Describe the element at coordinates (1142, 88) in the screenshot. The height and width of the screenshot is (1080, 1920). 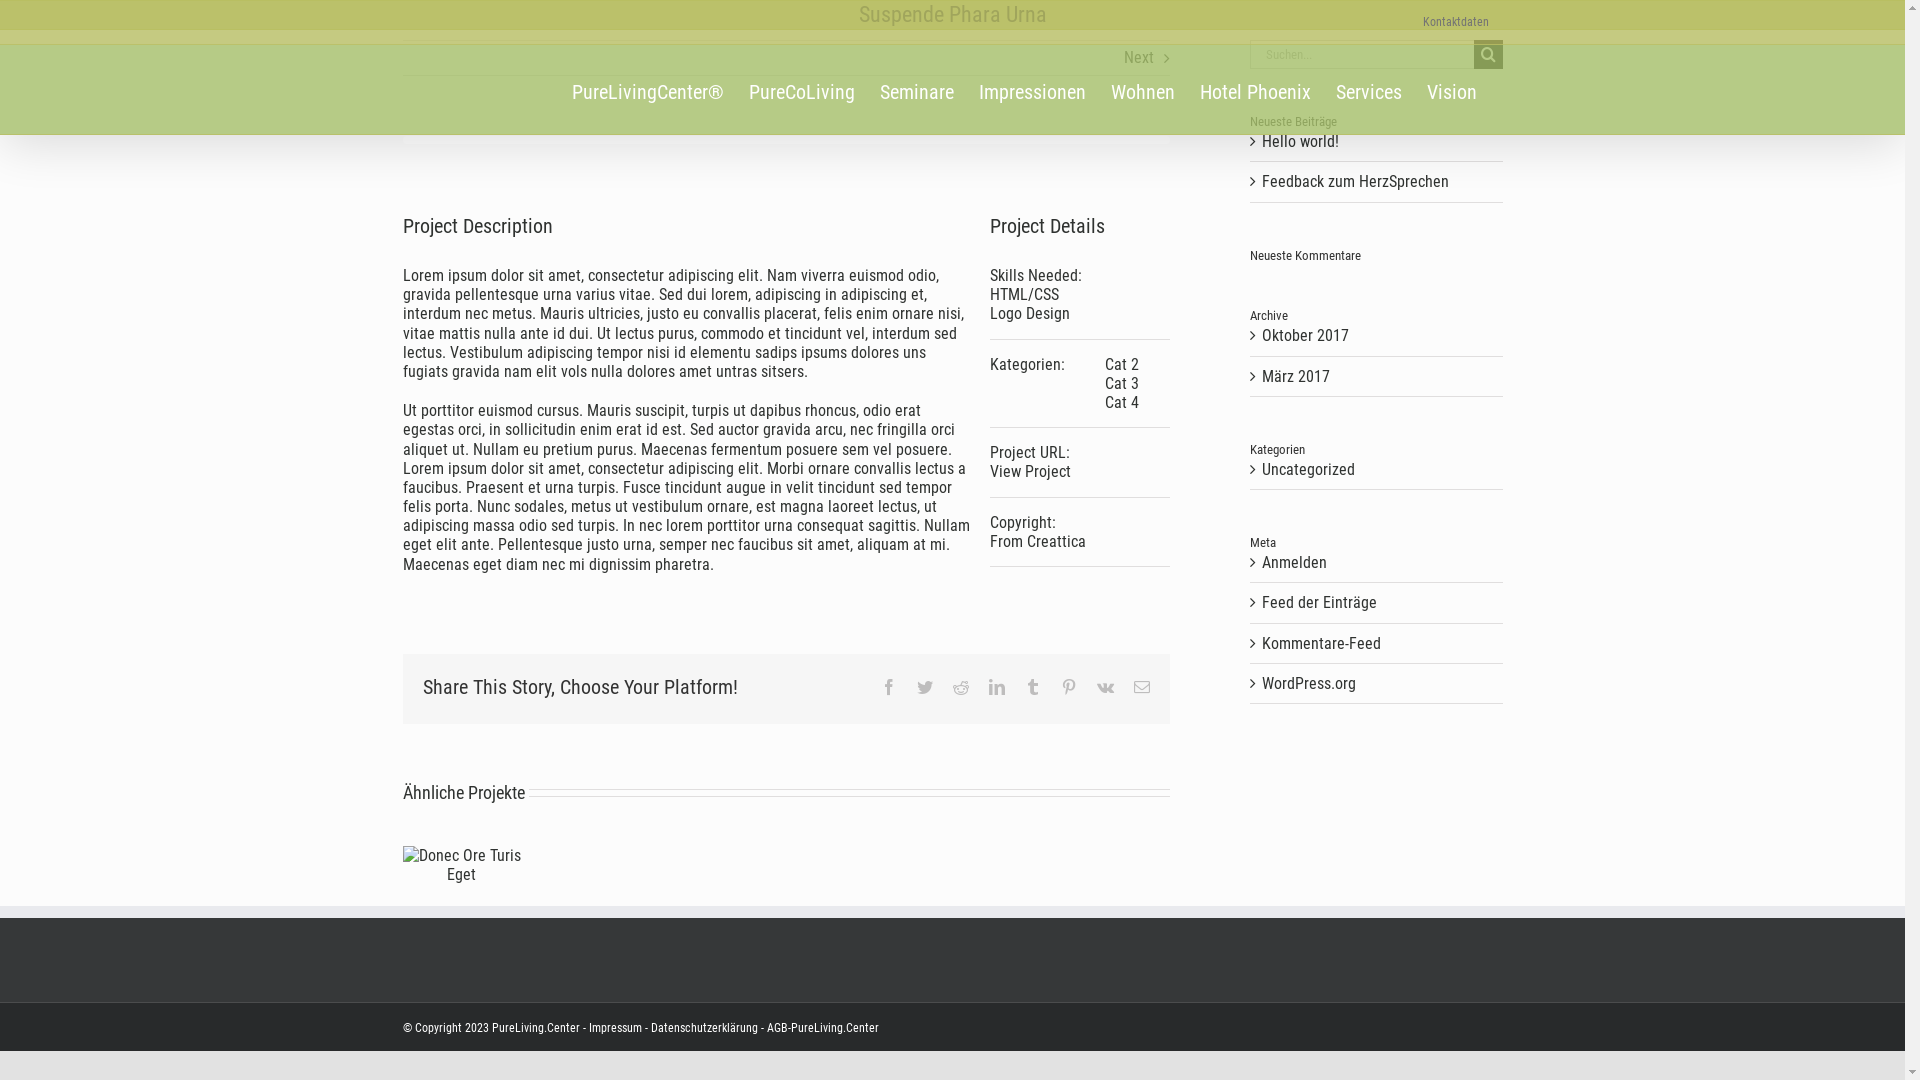
I see `'Wohnen'` at that location.